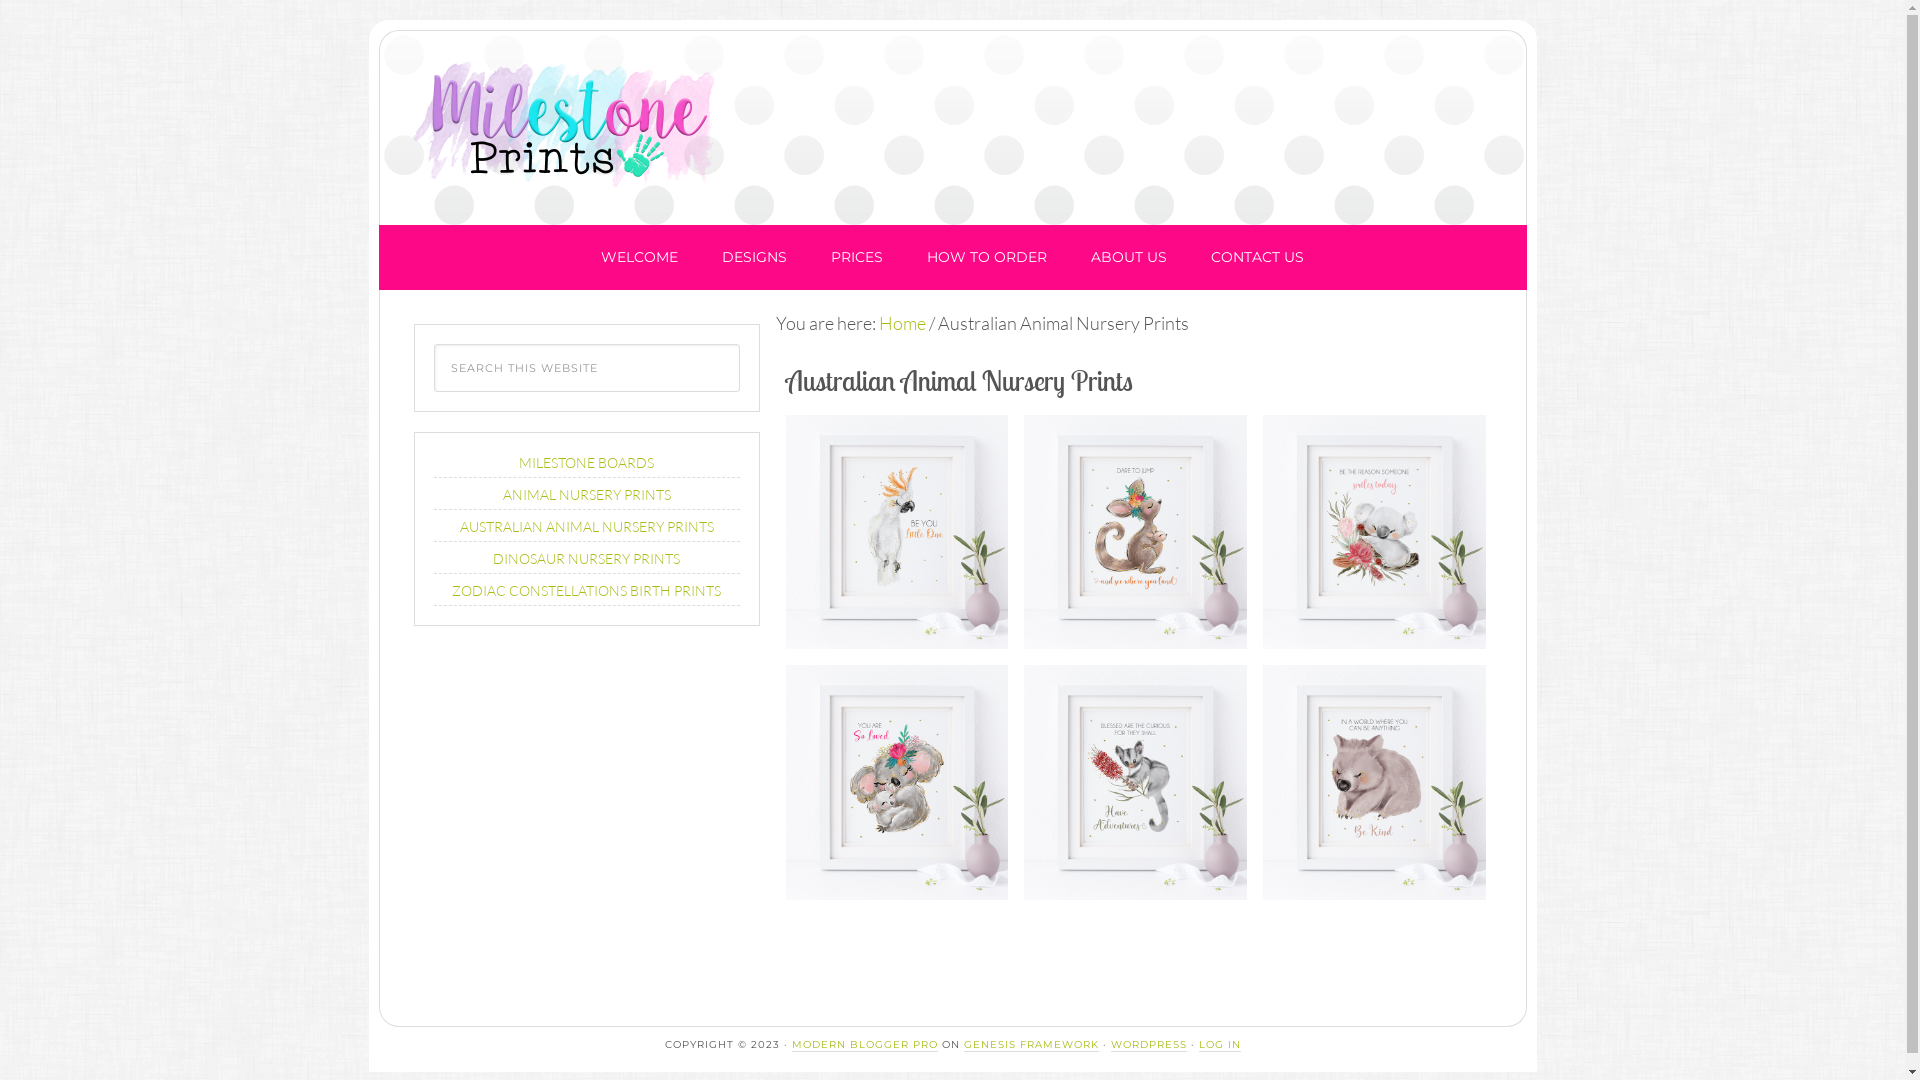  Describe the element at coordinates (1256, 256) in the screenshot. I see `'CONTACT US'` at that location.